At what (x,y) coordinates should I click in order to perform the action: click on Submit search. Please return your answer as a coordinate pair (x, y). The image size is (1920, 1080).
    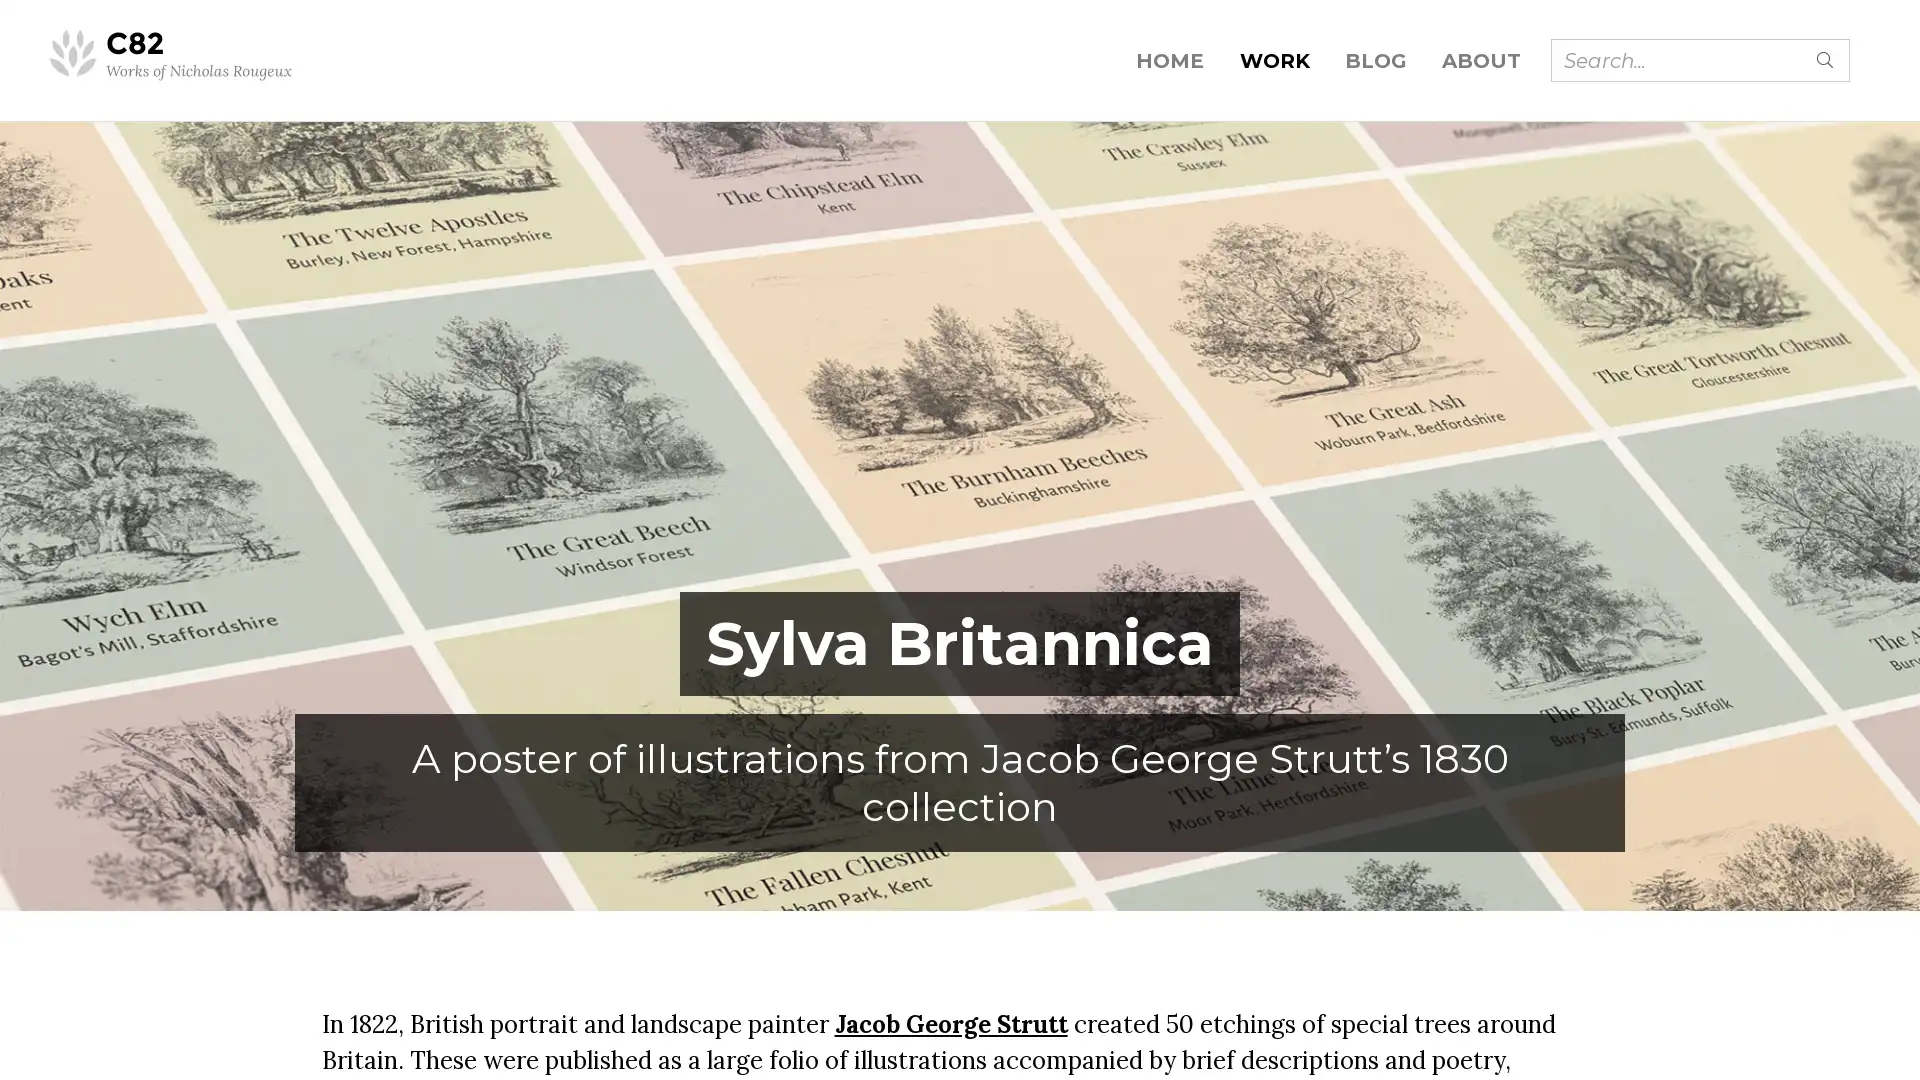
    Looking at the image, I should click on (1824, 59).